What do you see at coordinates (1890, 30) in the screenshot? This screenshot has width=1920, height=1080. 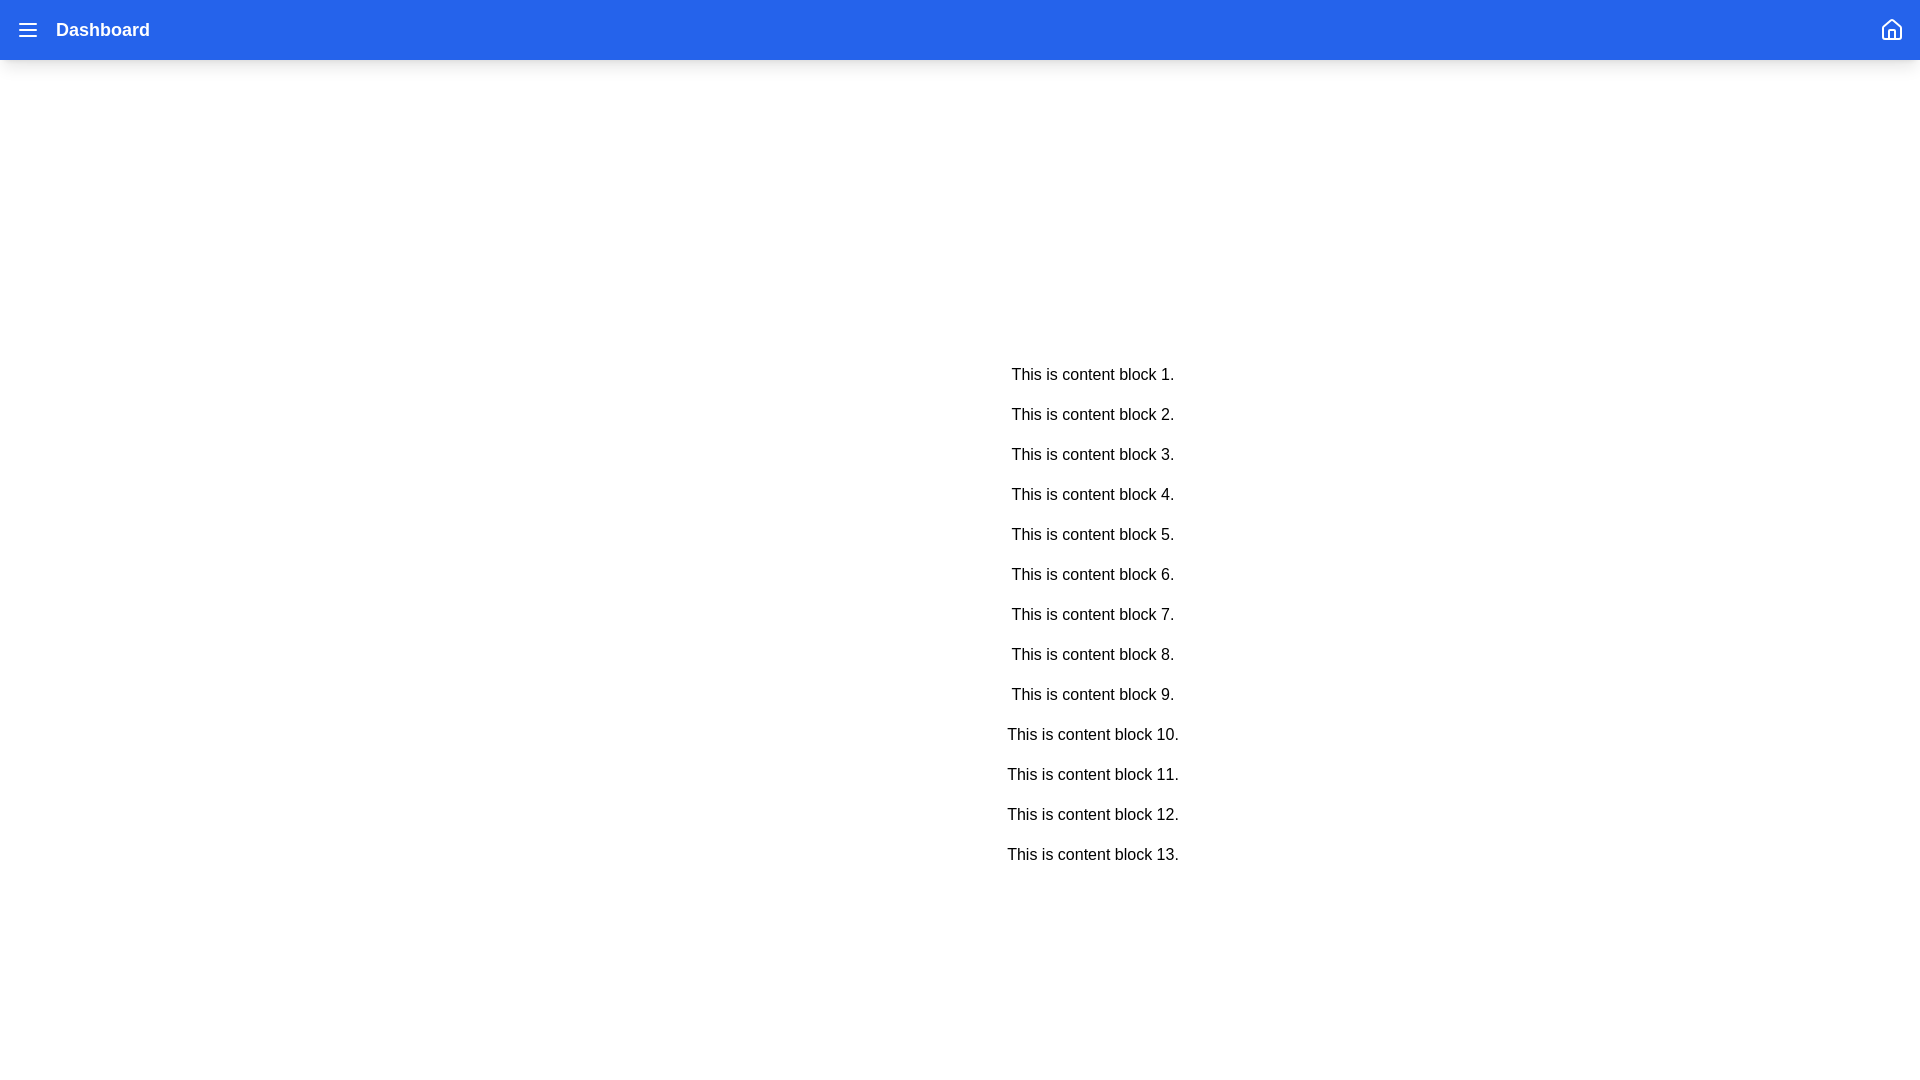 I see `the 'Home' button located in the top-right corner of the blue navigation bar` at bounding box center [1890, 30].